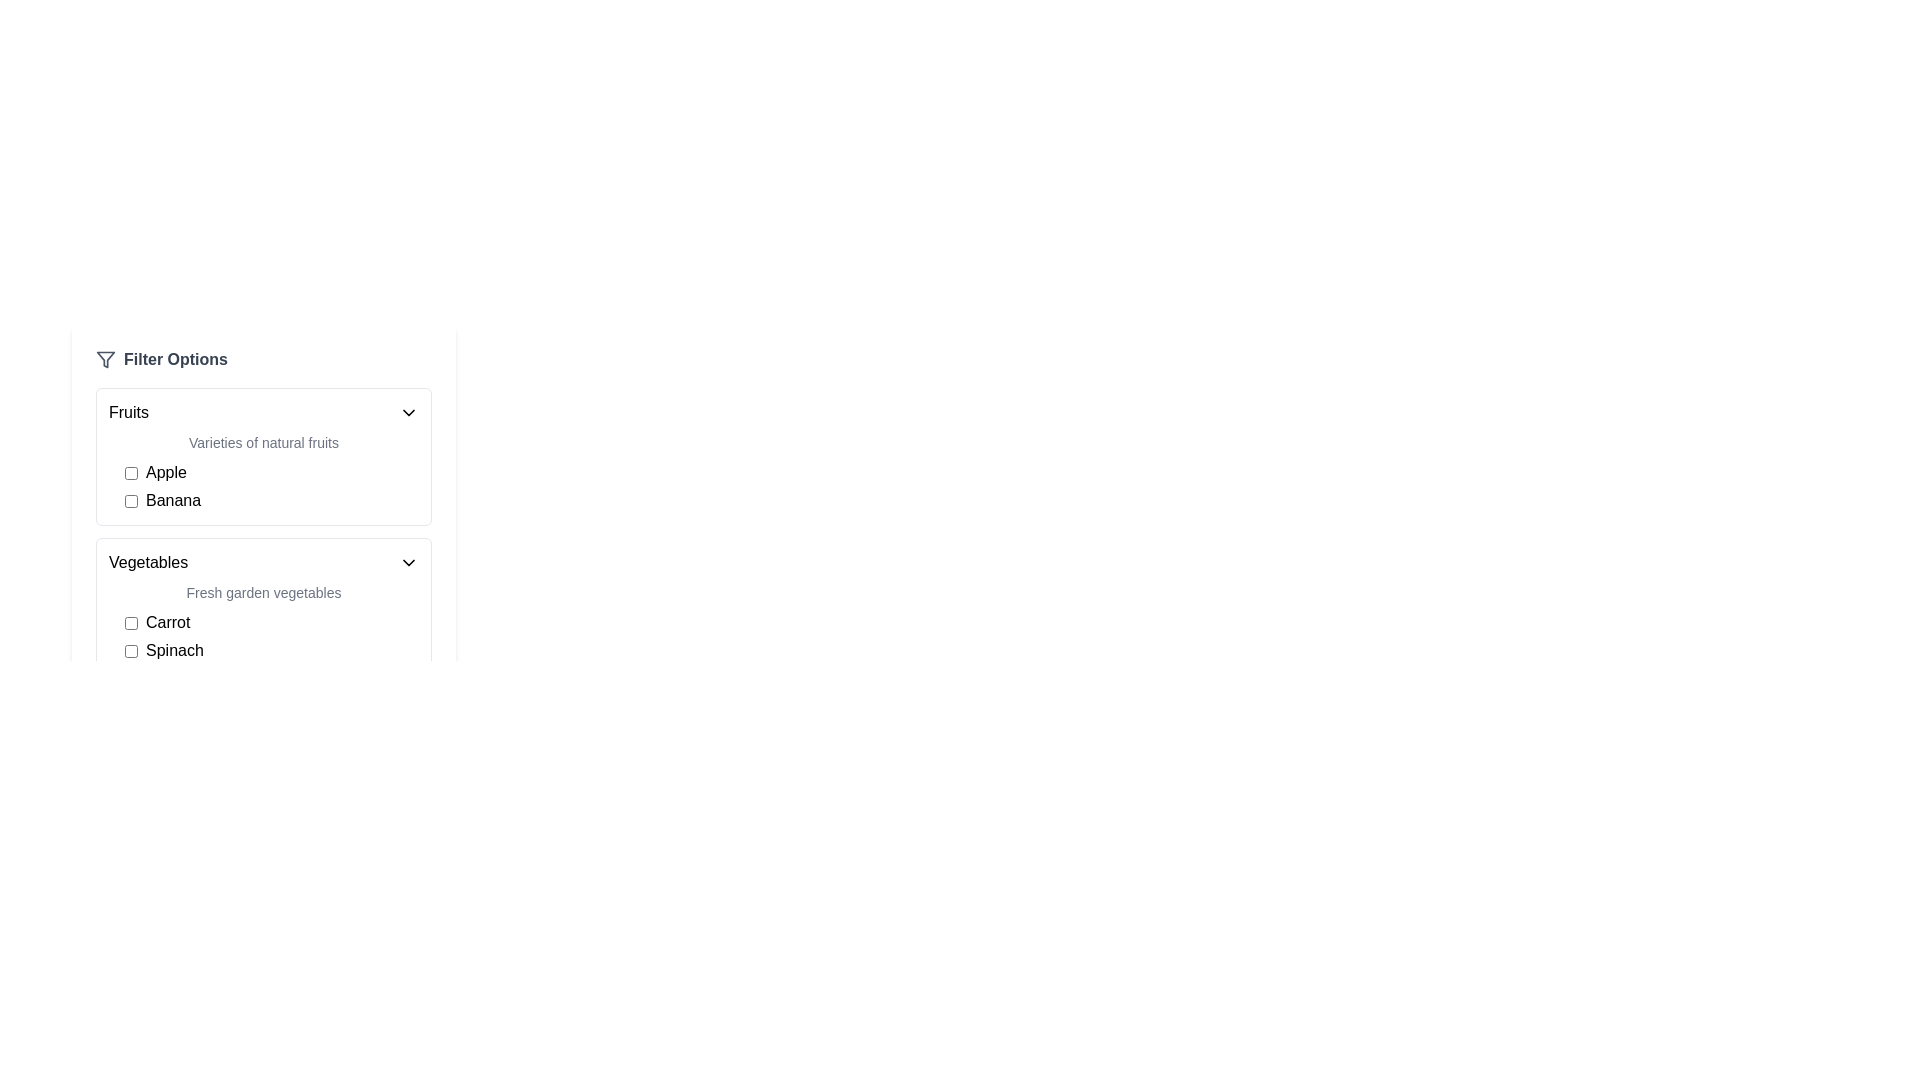  What do you see at coordinates (168, 622) in the screenshot?
I see `the label containing the text 'Carrot'` at bounding box center [168, 622].